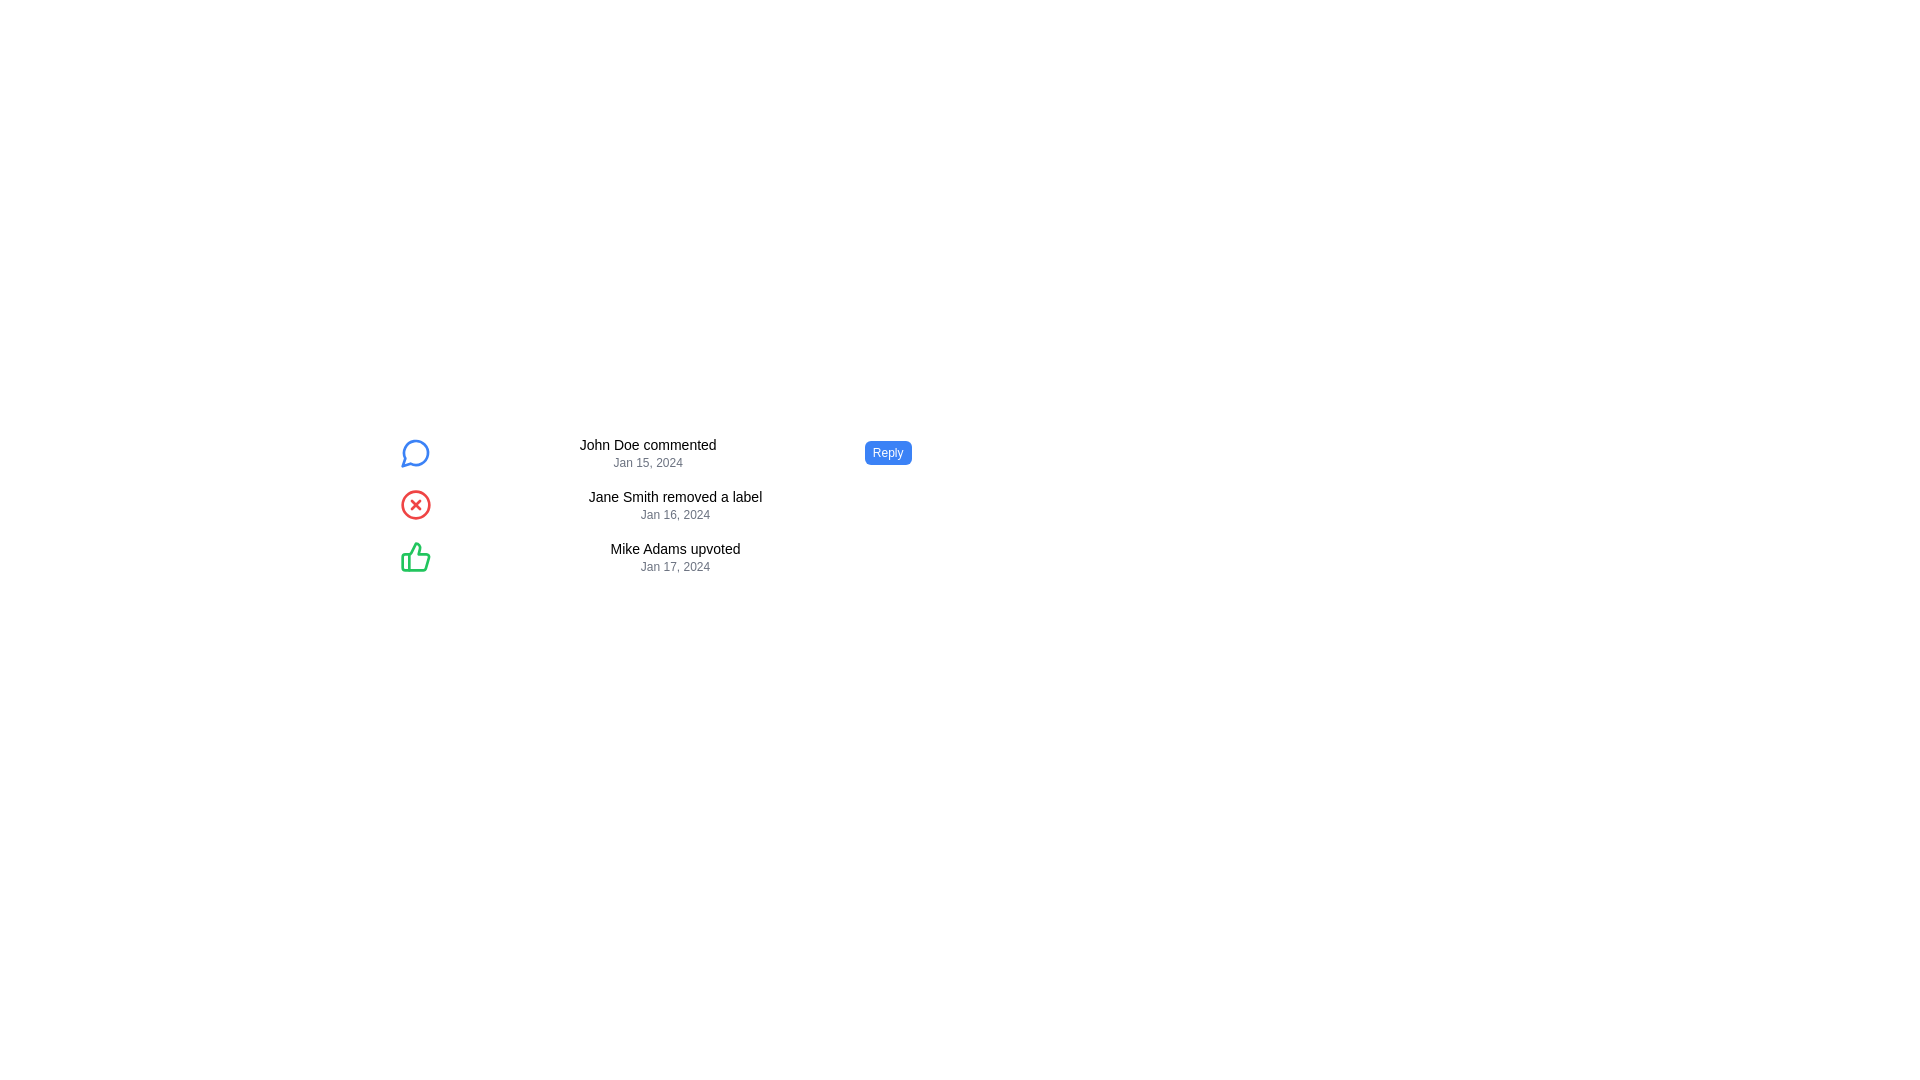 Image resolution: width=1920 pixels, height=1080 pixels. Describe the element at coordinates (655, 504) in the screenshot. I see `the text display area that shows the log entry "Jane Smith removed a label"` at that location.